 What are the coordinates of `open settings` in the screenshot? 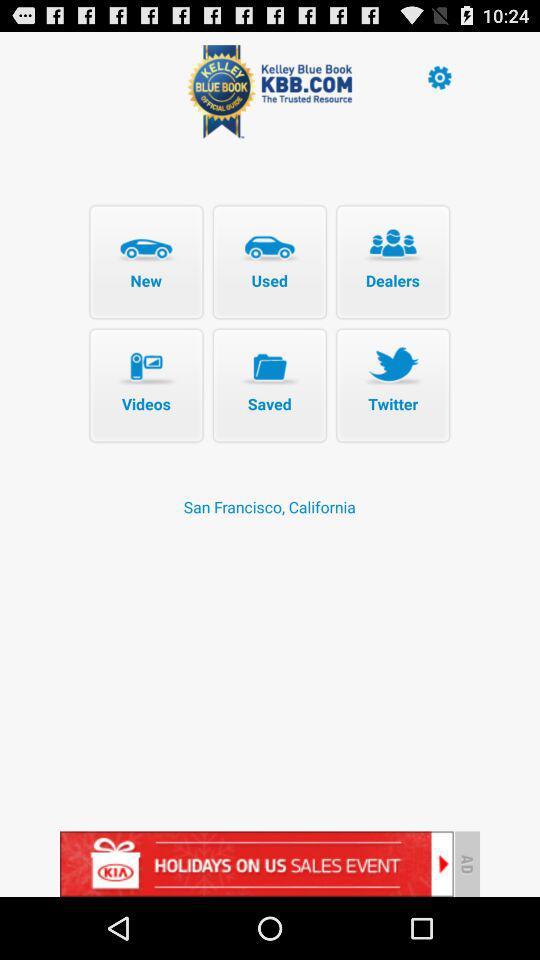 It's located at (438, 76).